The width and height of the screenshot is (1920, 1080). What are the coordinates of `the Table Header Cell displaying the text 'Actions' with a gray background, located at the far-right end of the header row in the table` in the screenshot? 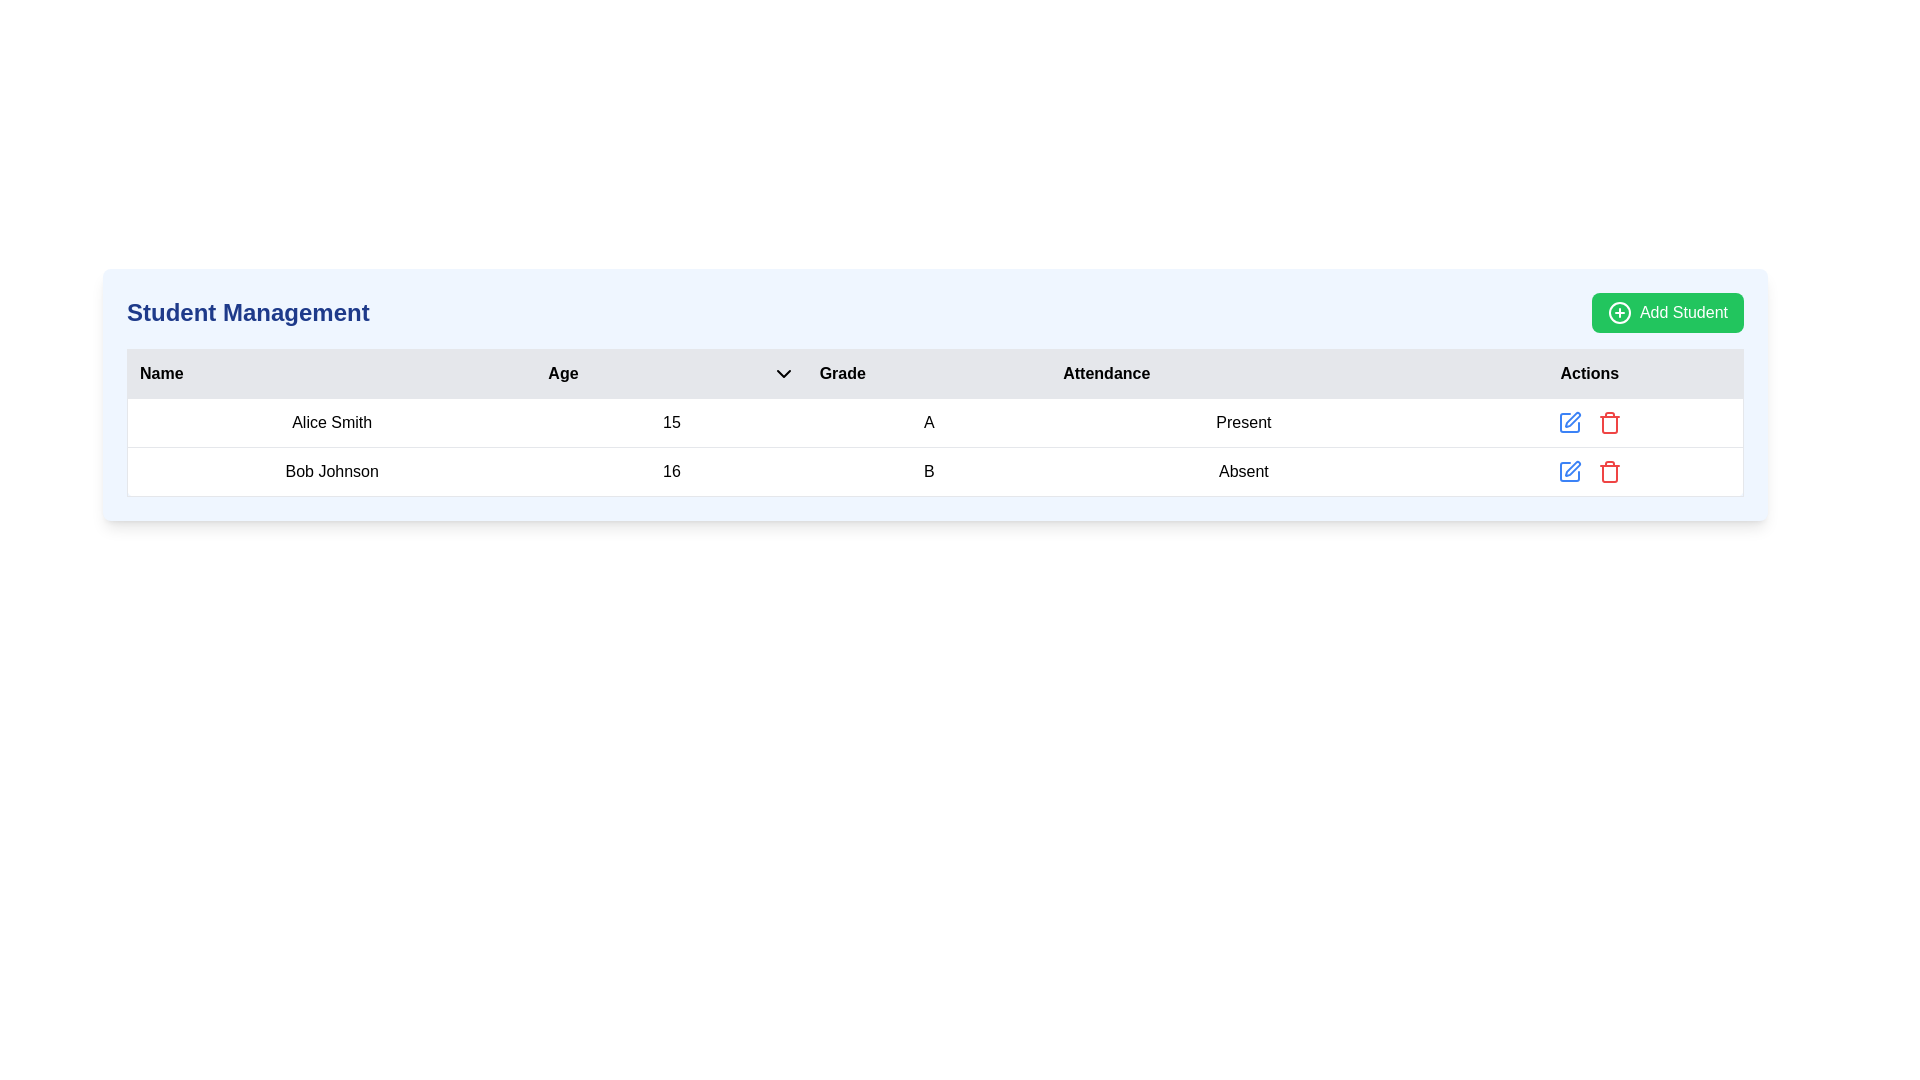 It's located at (1588, 374).